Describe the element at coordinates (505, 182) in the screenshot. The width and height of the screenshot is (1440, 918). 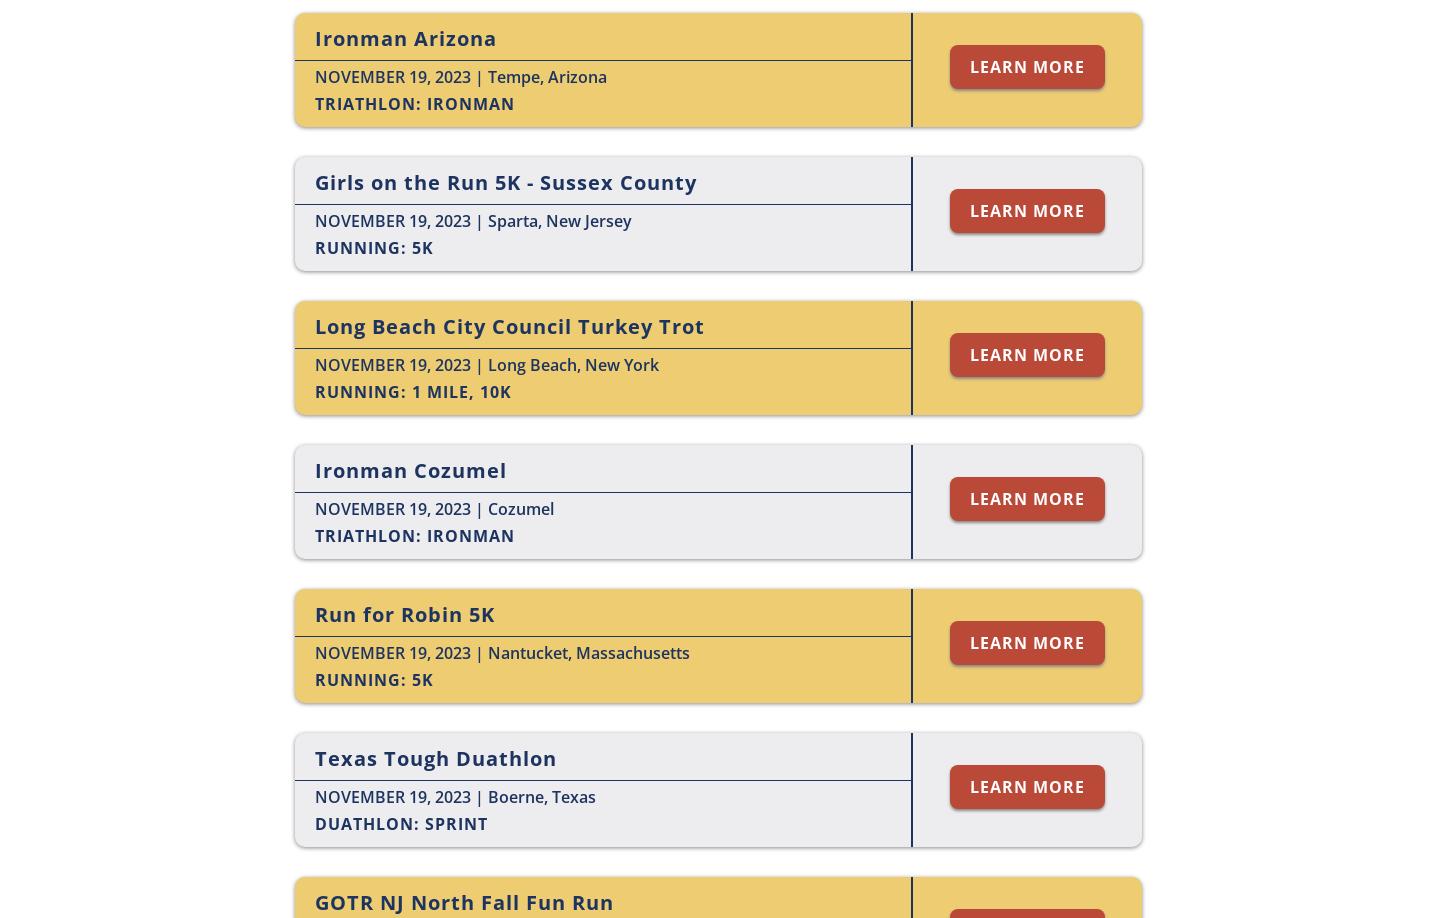
I see `'Girls on the Run 5K - Sussex County'` at that location.